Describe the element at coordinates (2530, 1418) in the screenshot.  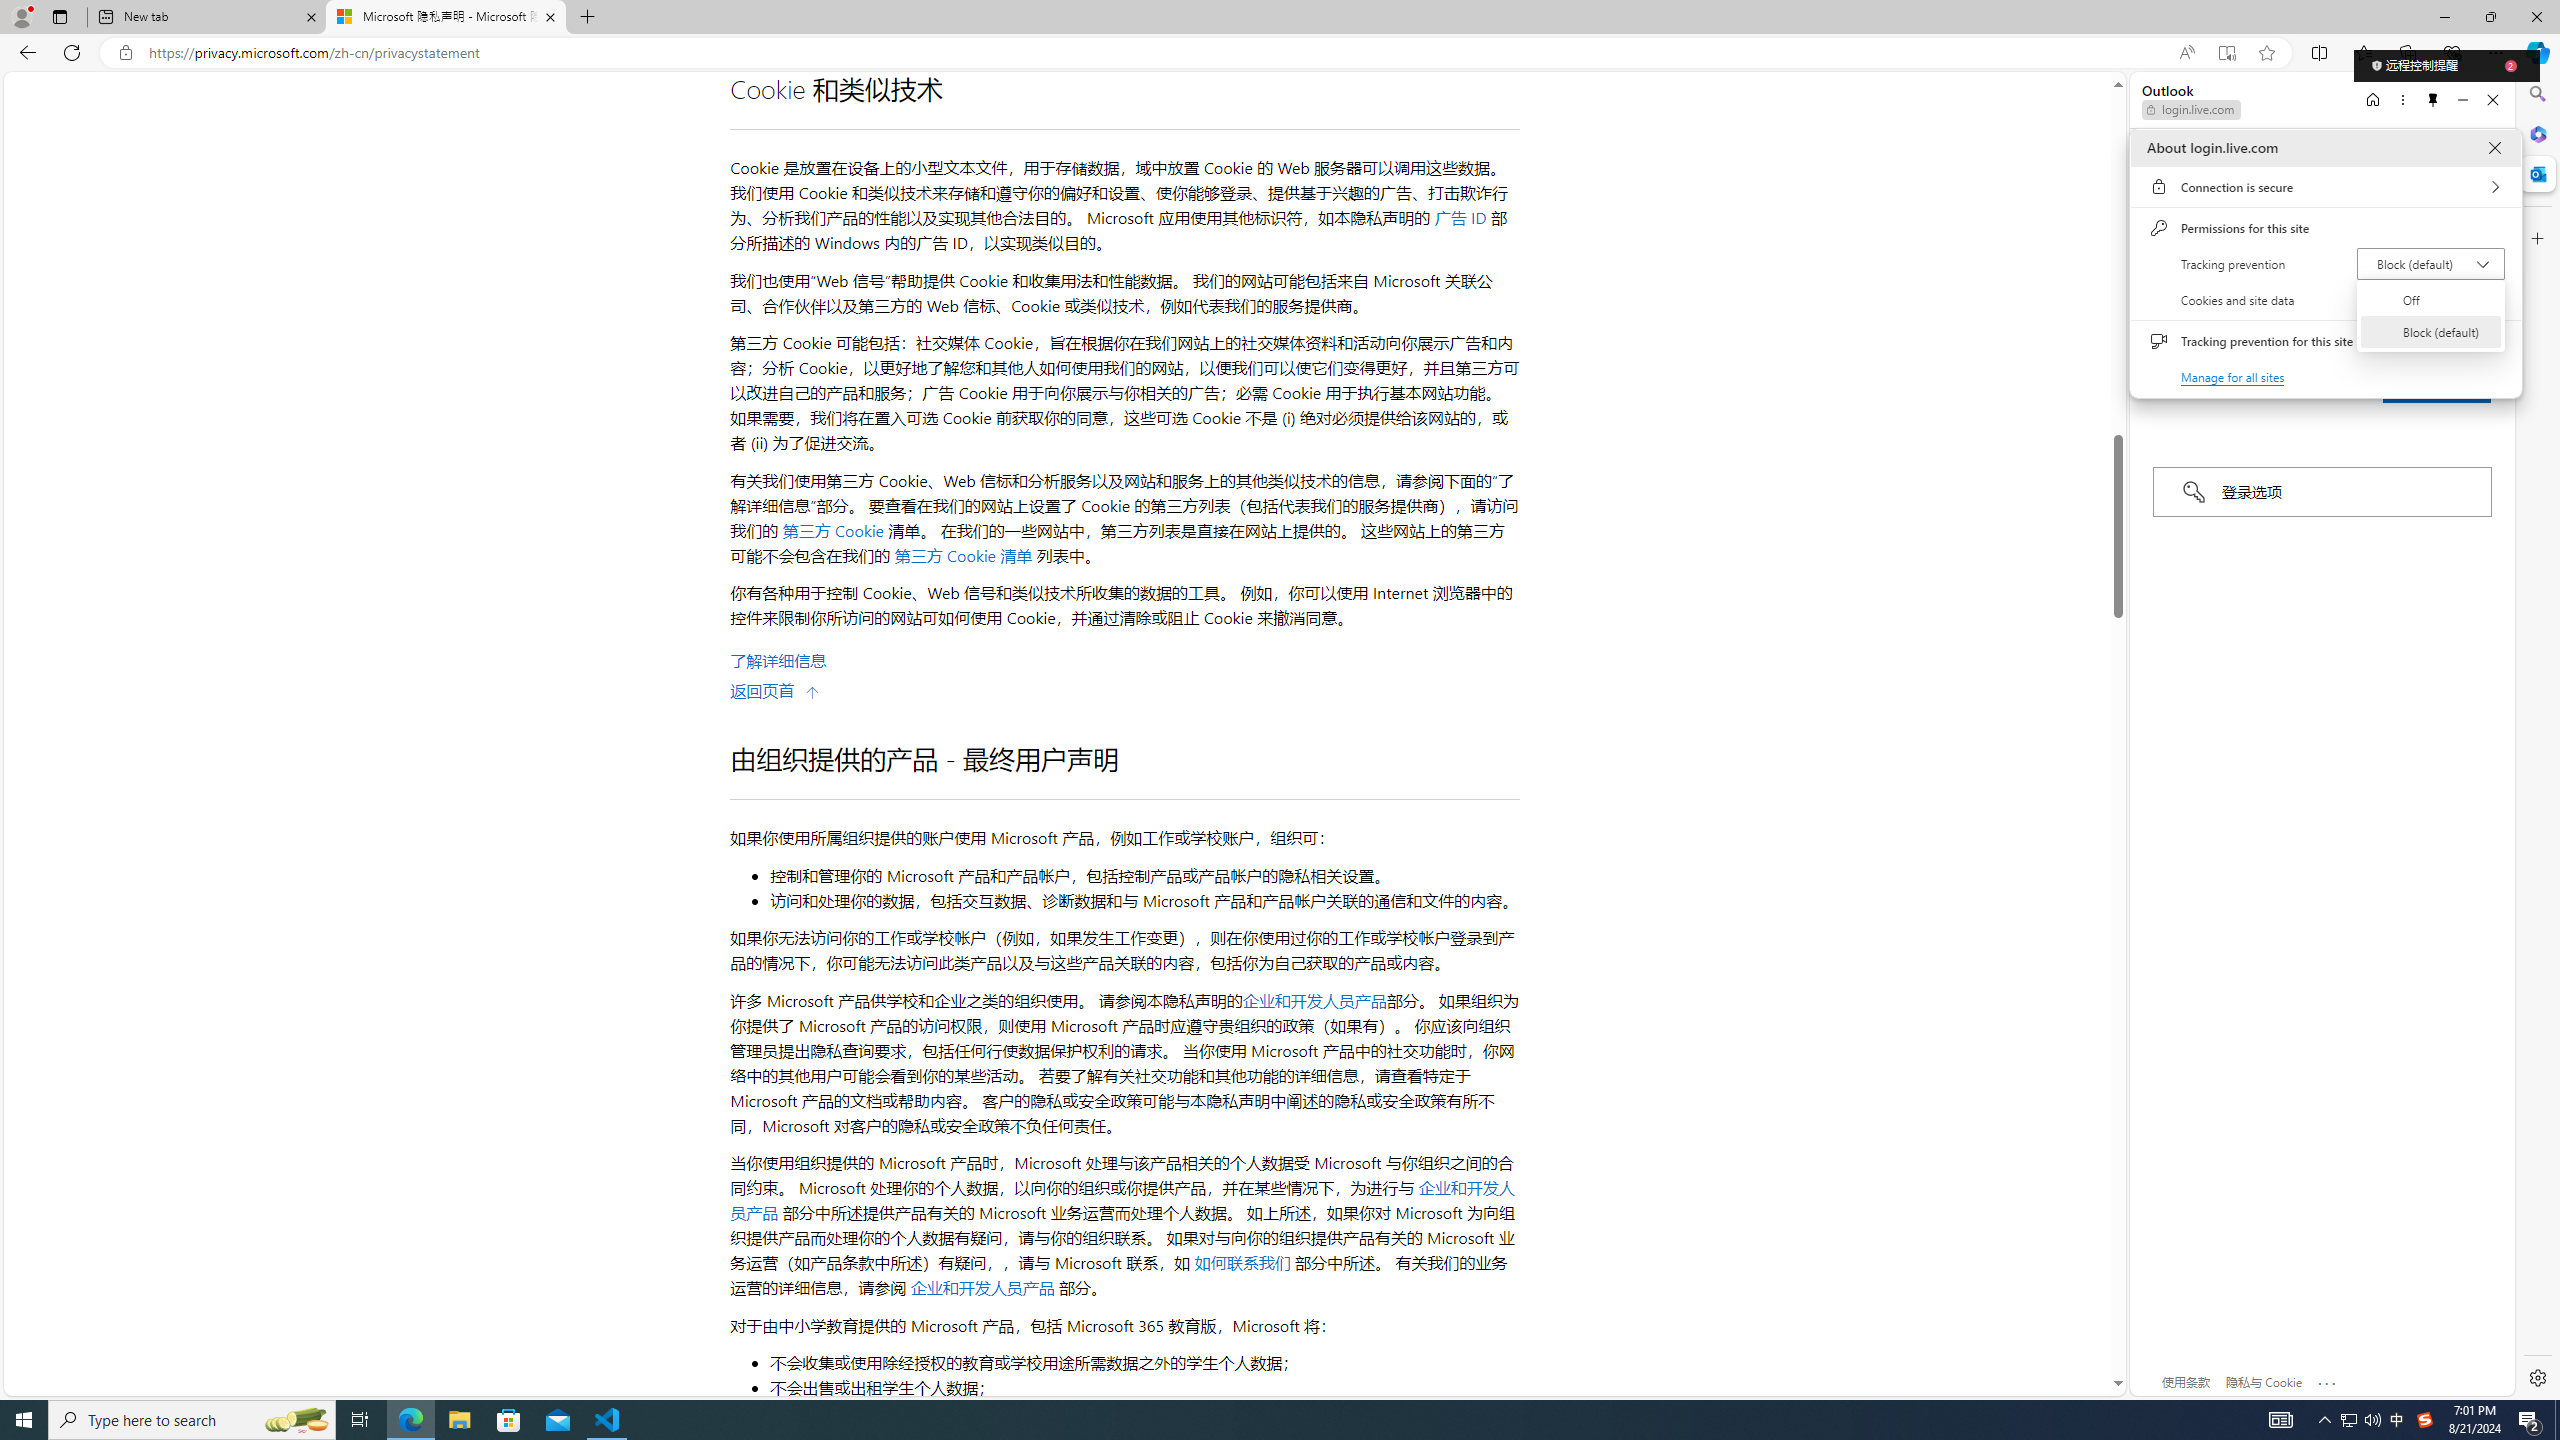
I see `'Action Center, 2 new notifications'` at that location.